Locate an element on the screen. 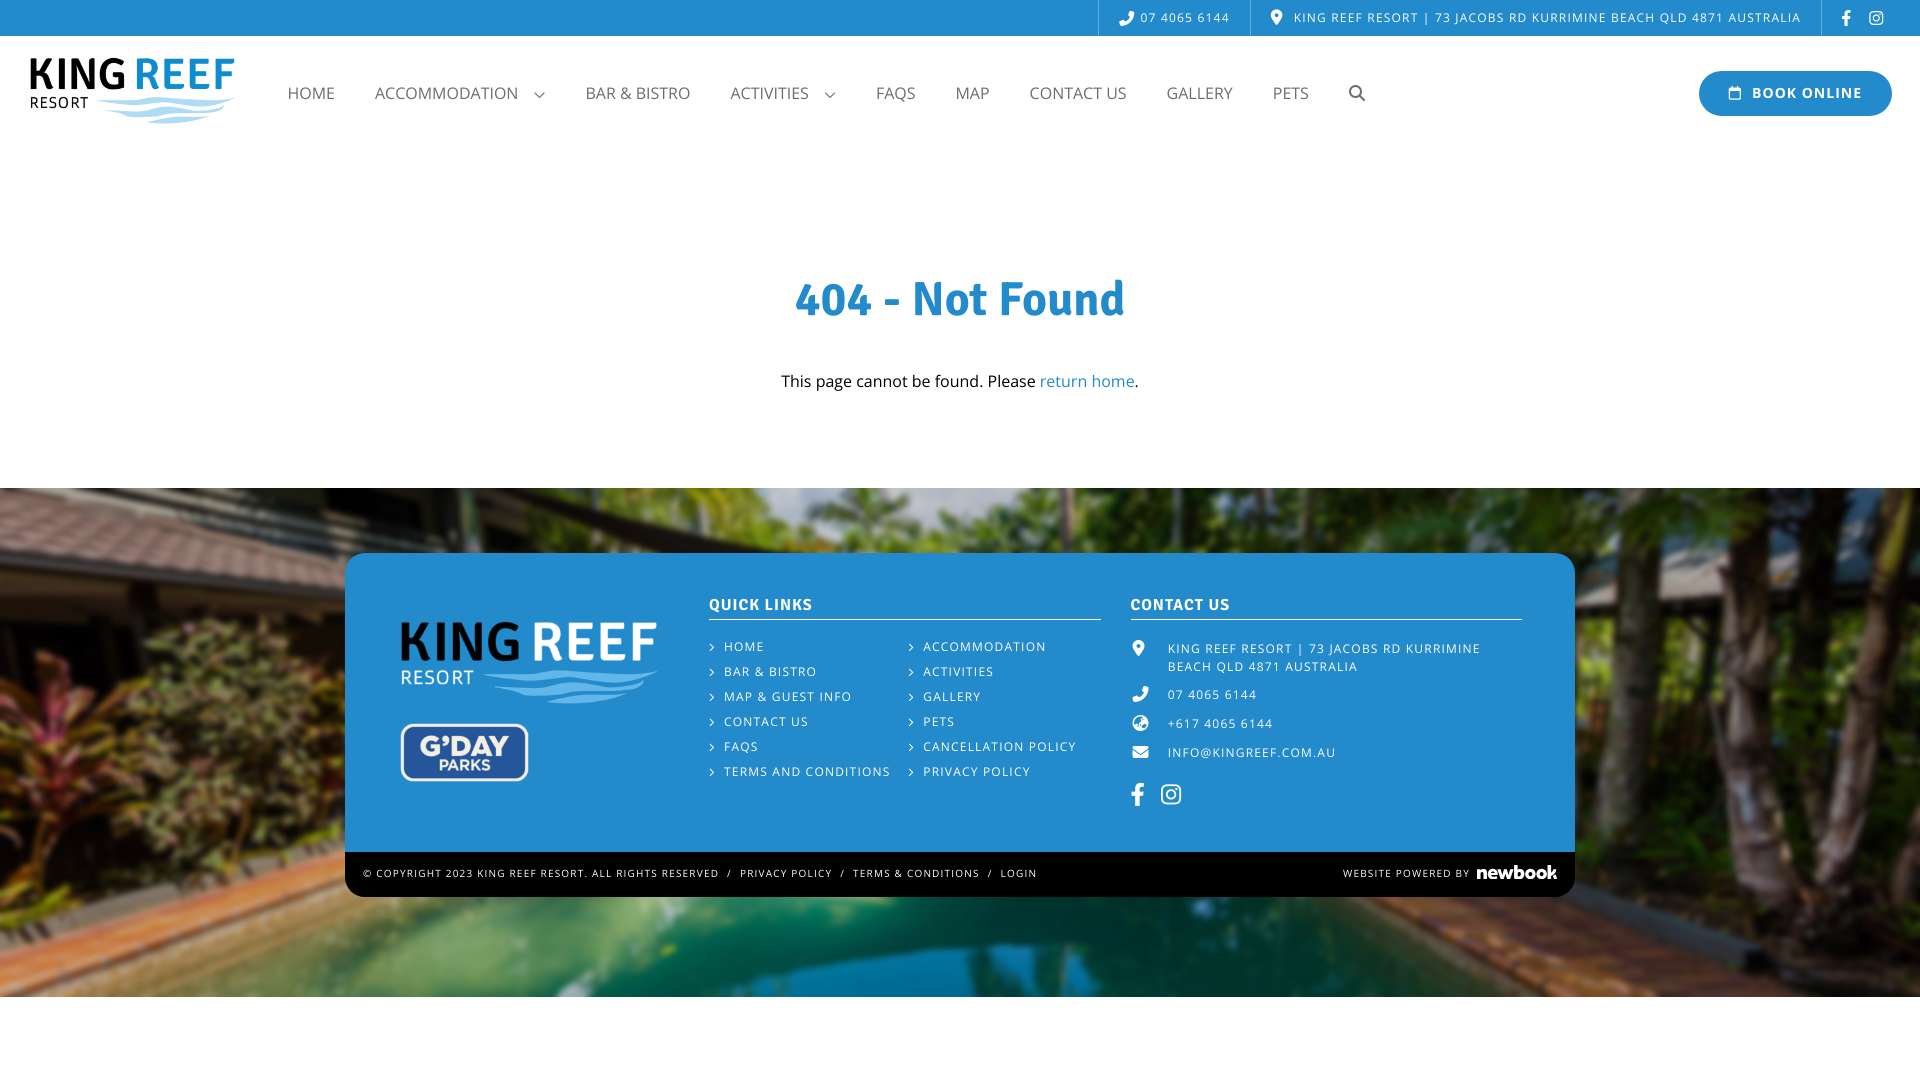  'BAR & BISTRO' is located at coordinates (762, 671).